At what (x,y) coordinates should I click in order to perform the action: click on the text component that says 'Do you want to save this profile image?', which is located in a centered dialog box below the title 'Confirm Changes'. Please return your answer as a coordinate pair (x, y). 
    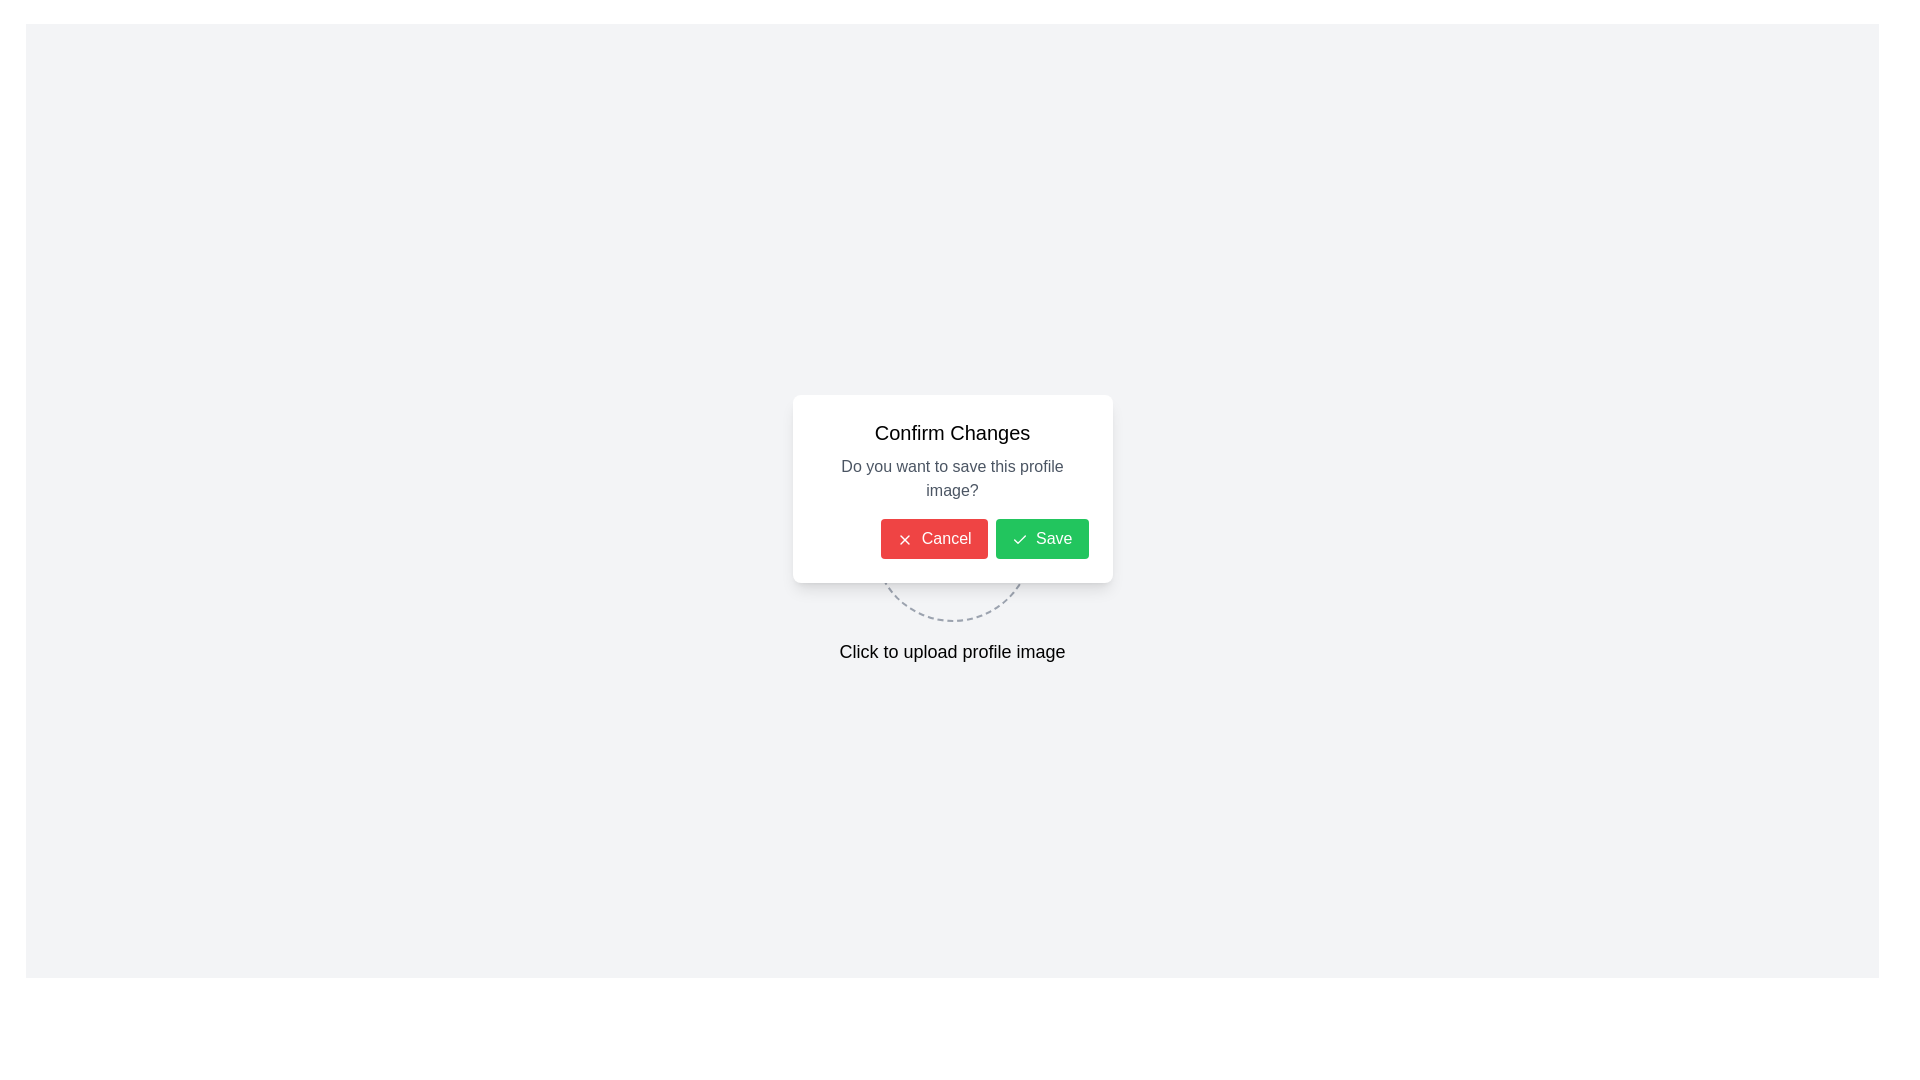
    Looking at the image, I should click on (951, 478).